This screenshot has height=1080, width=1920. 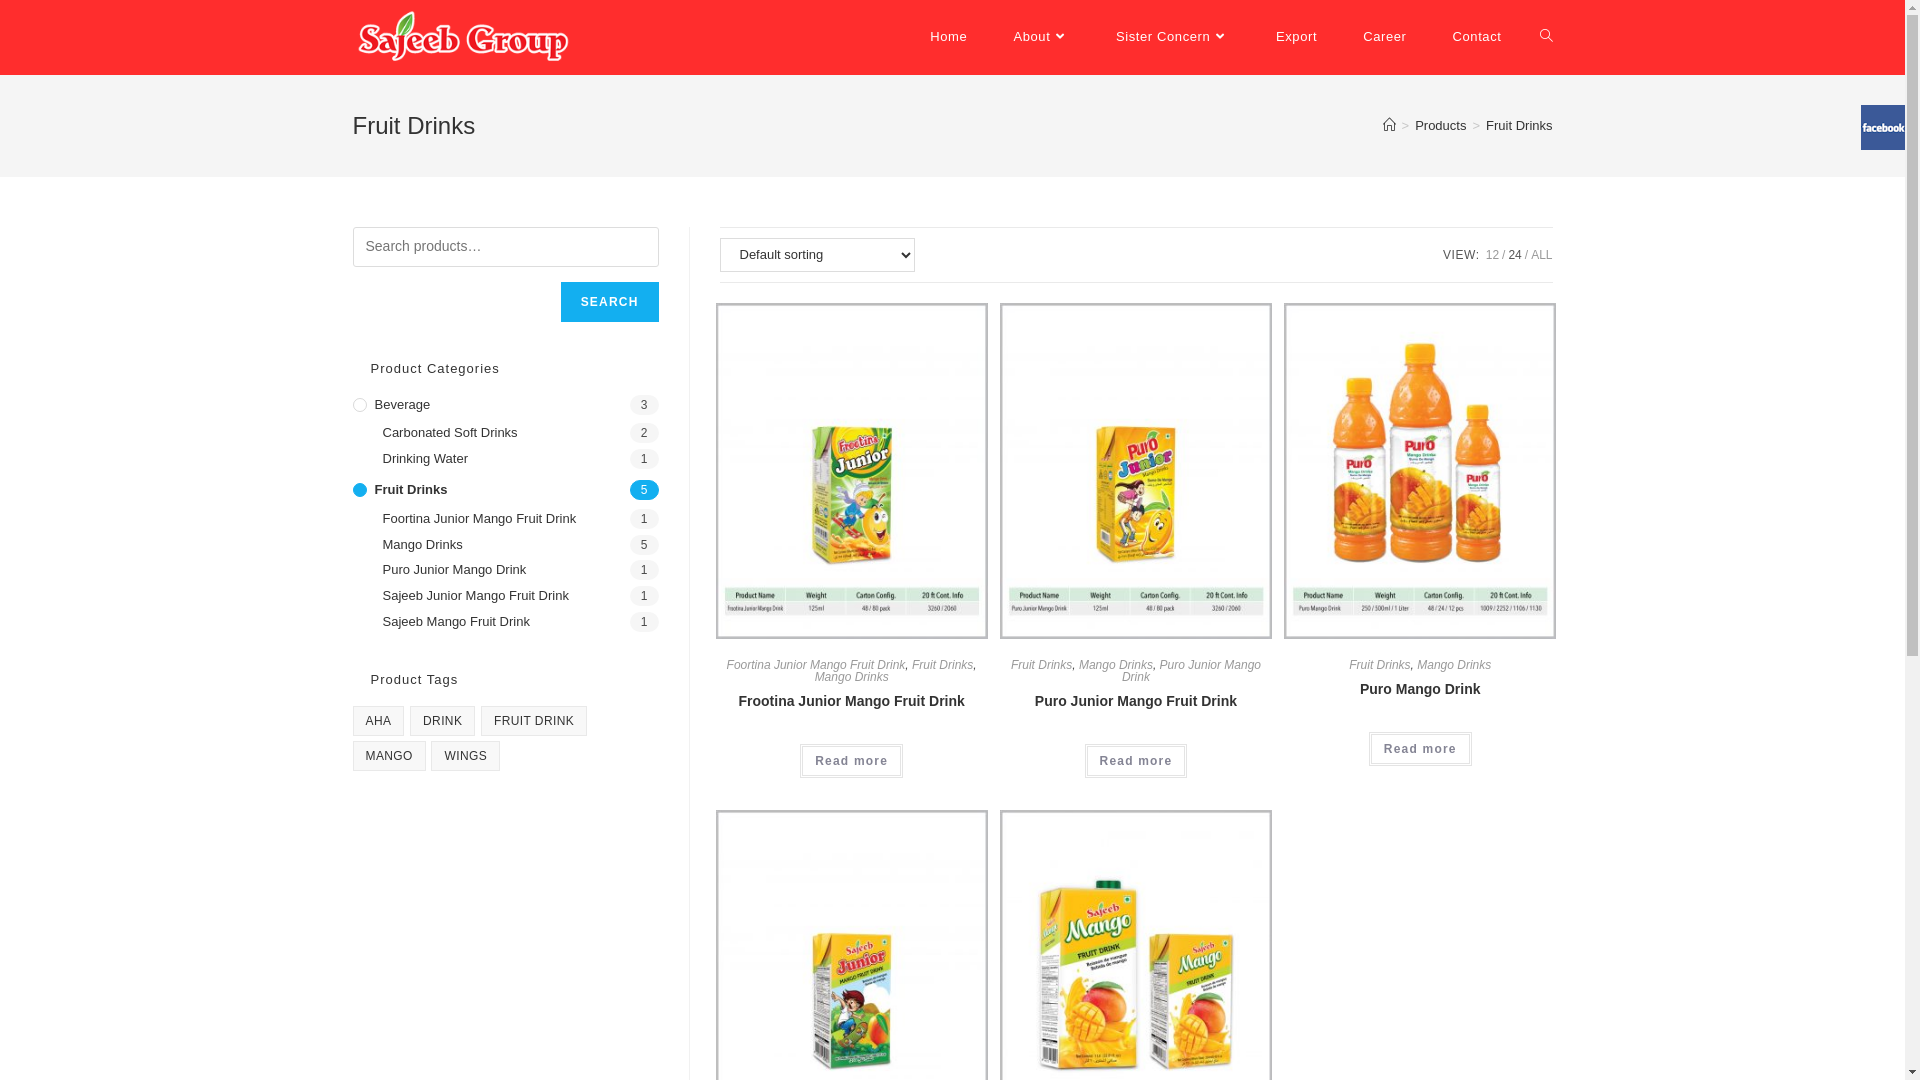 I want to click on 'MANGO', so click(x=388, y=756).